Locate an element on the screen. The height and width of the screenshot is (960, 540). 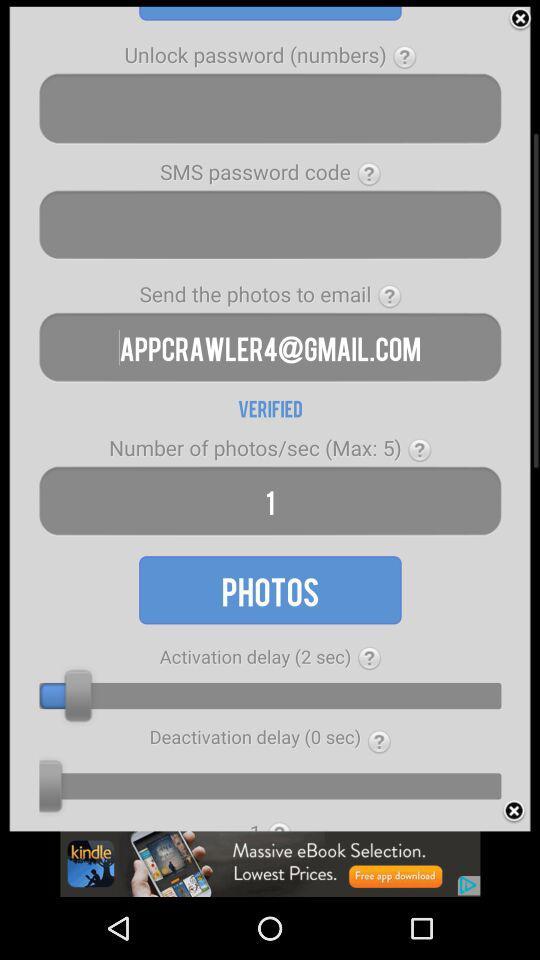
the help icon is located at coordinates (389, 317).